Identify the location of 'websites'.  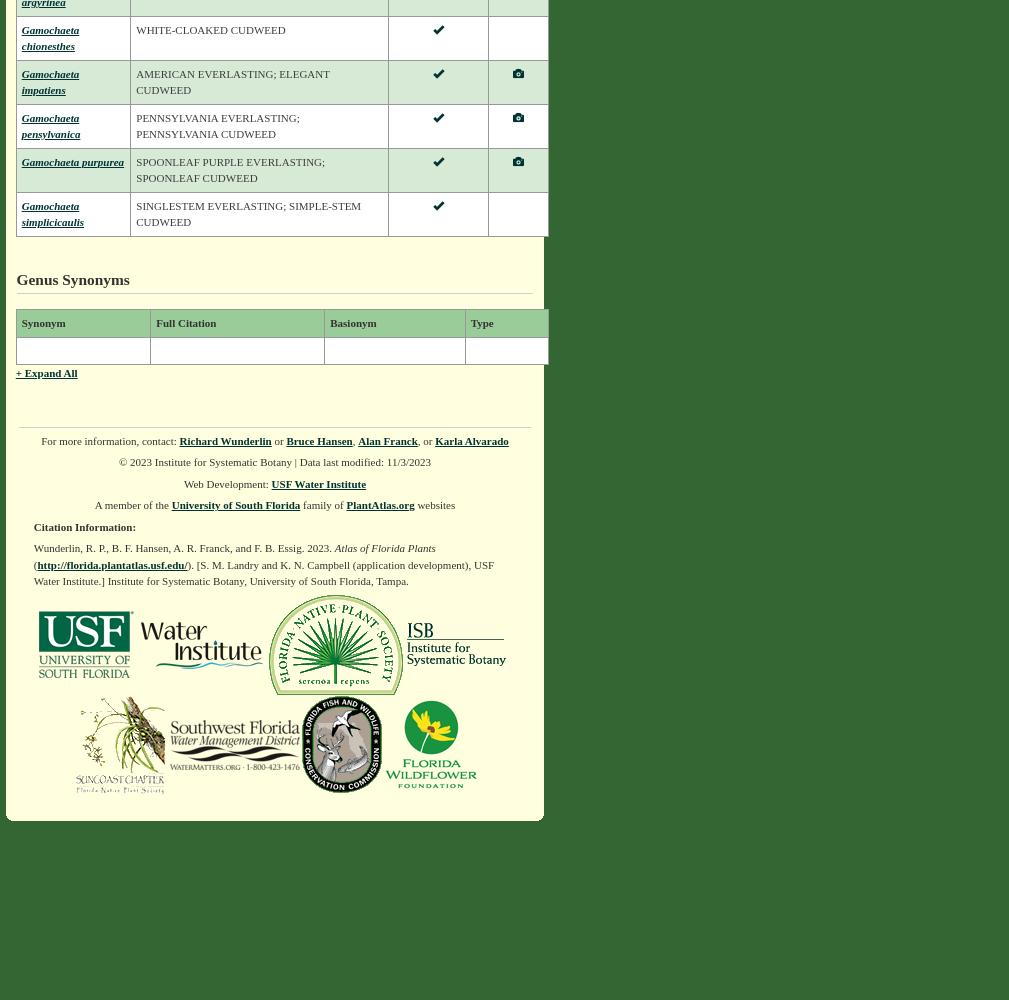
(433, 505).